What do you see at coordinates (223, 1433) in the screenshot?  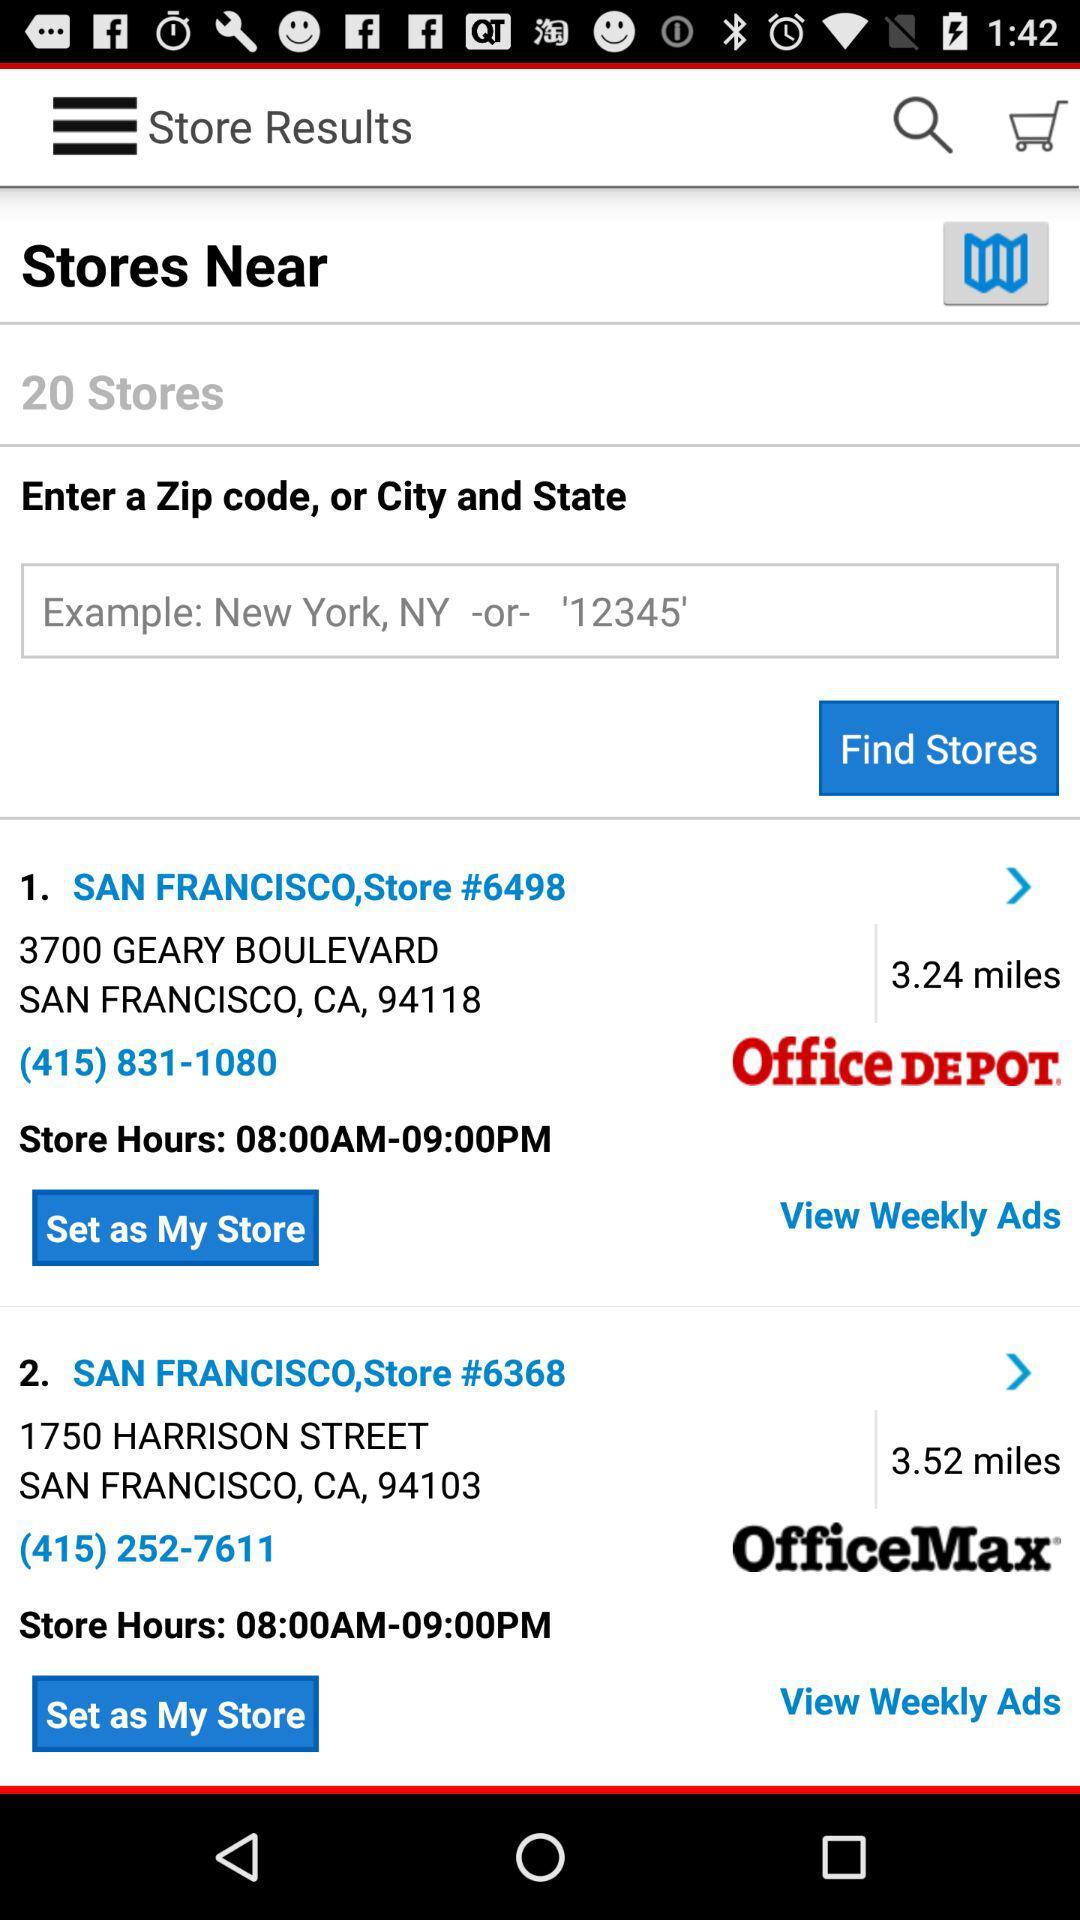 I see `app below 2.  icon` at bounding box center [223, 1433].